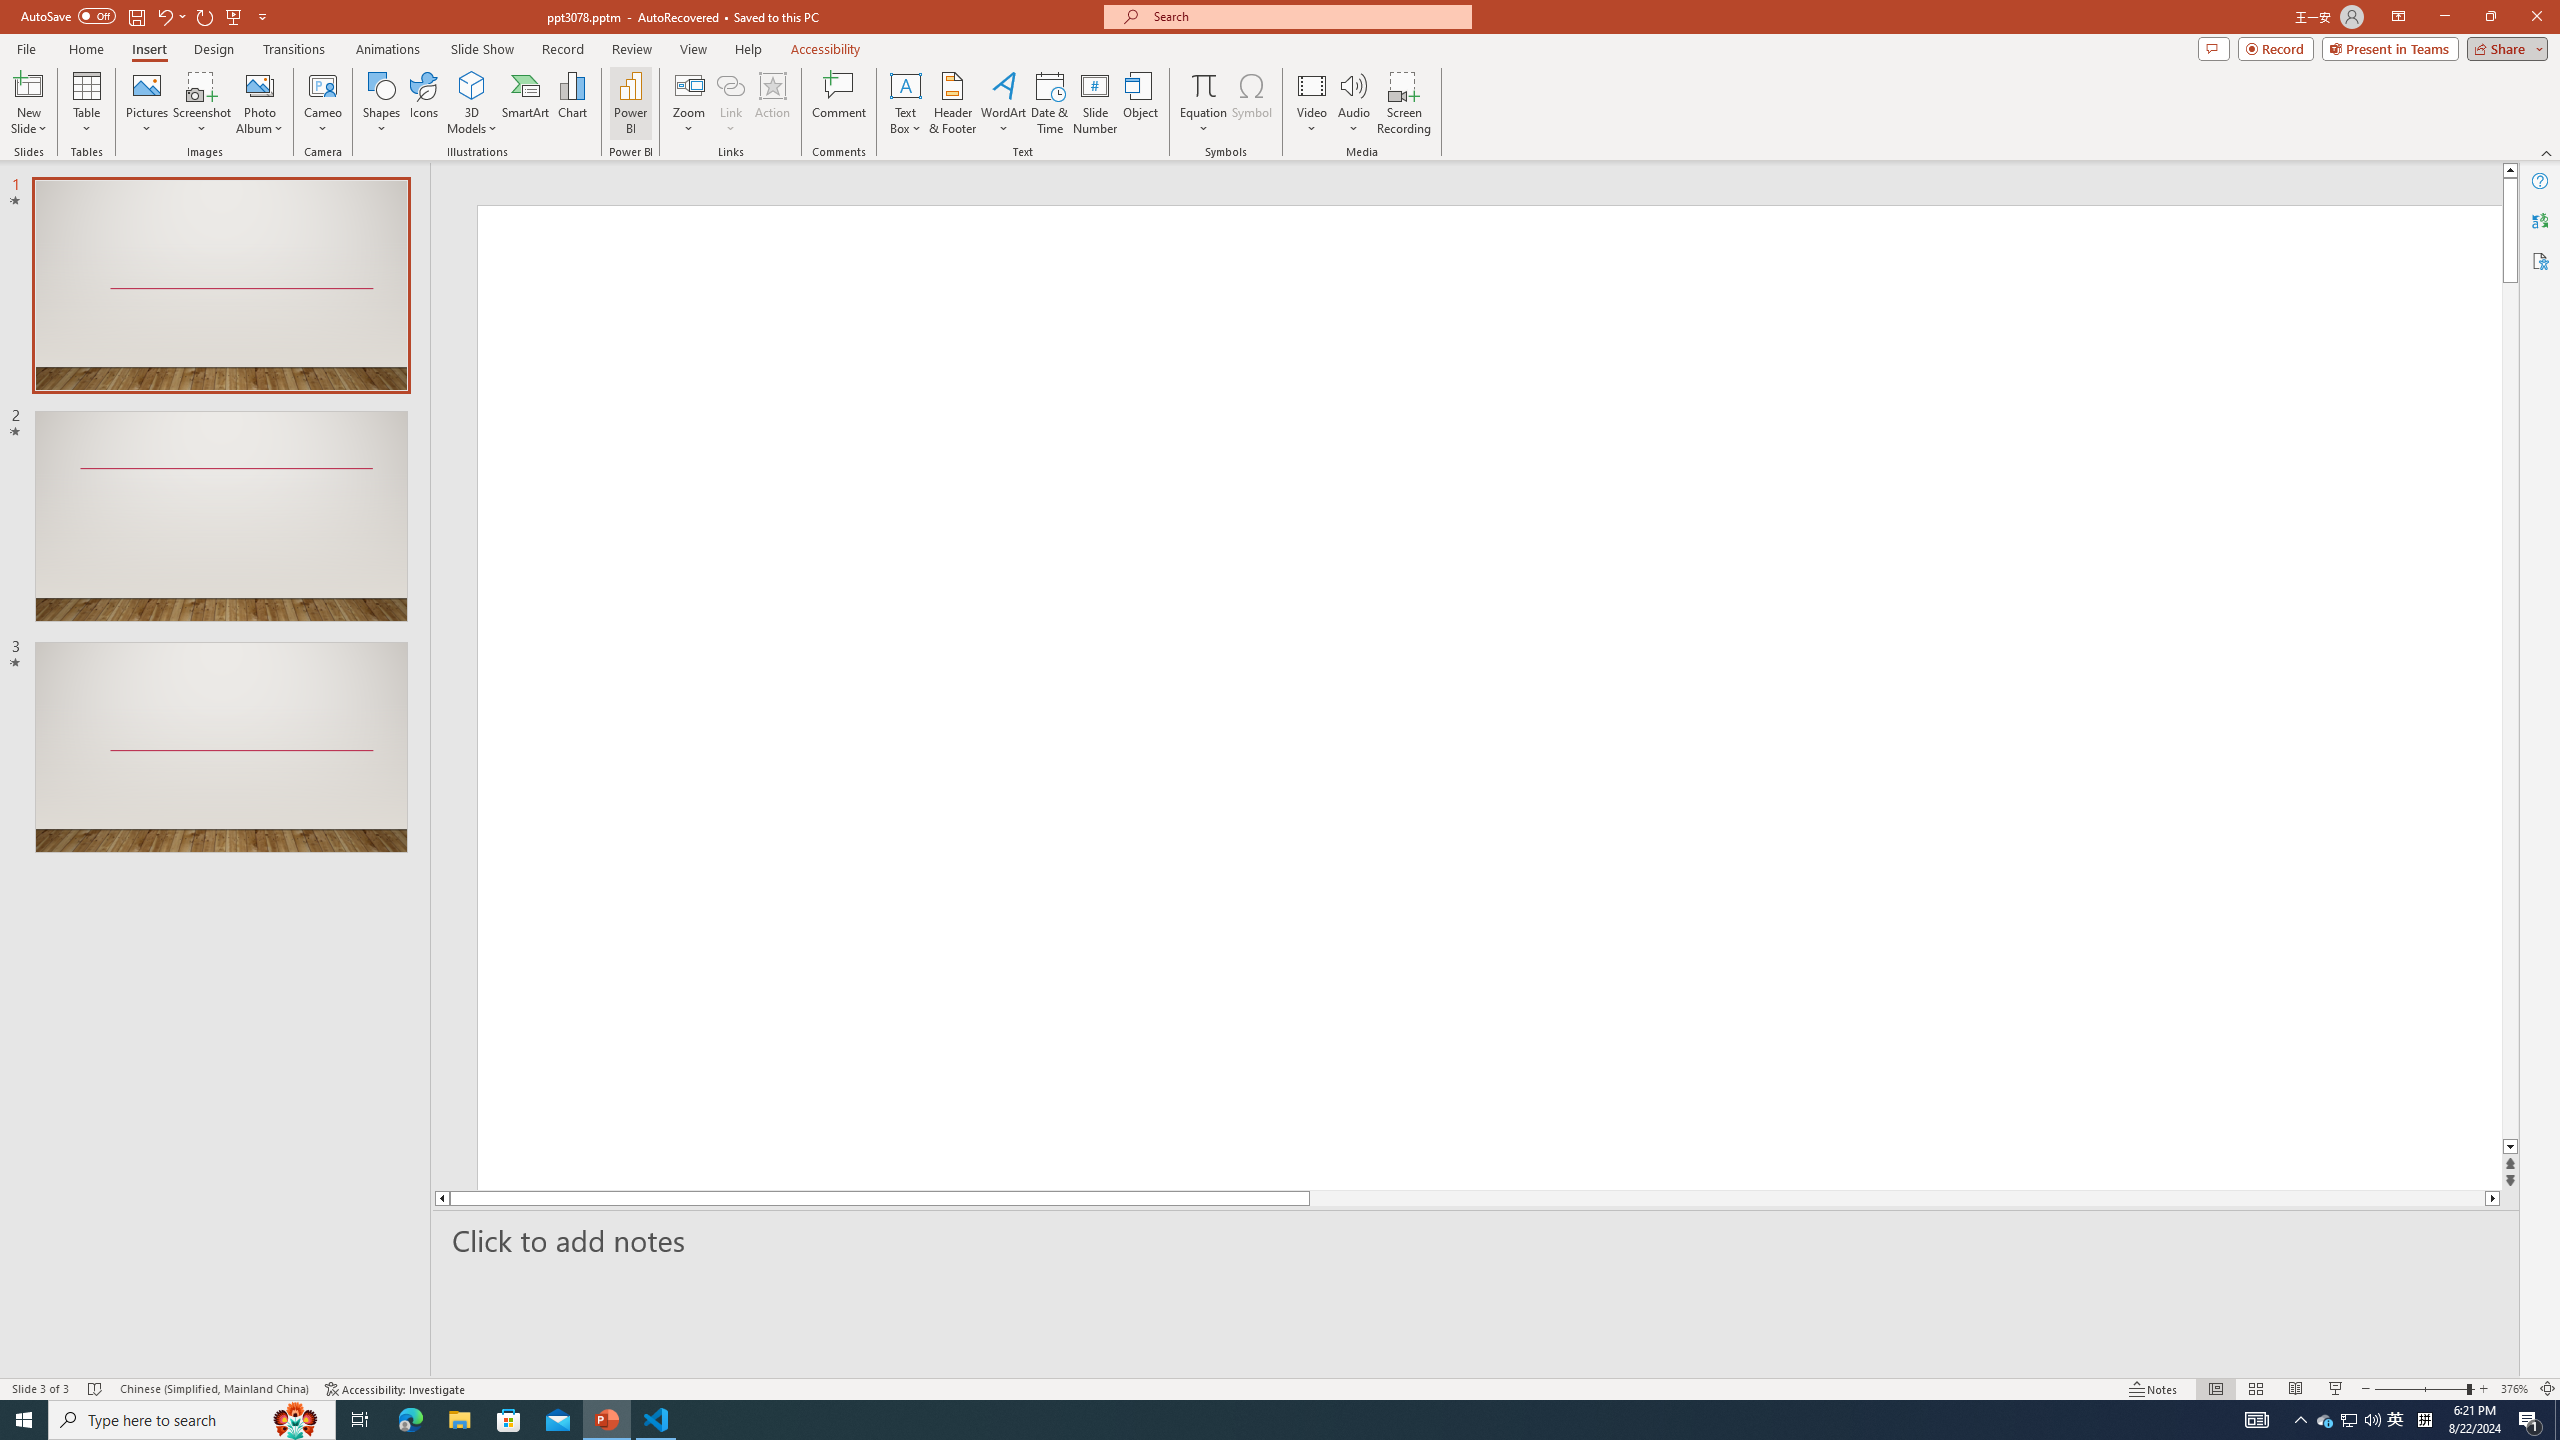 The image size is (2560, 1440). What do you see at coordinates (258, 84) in the screenshot?
I see `'New Photo Album...'` at bounding box center [258, 84].